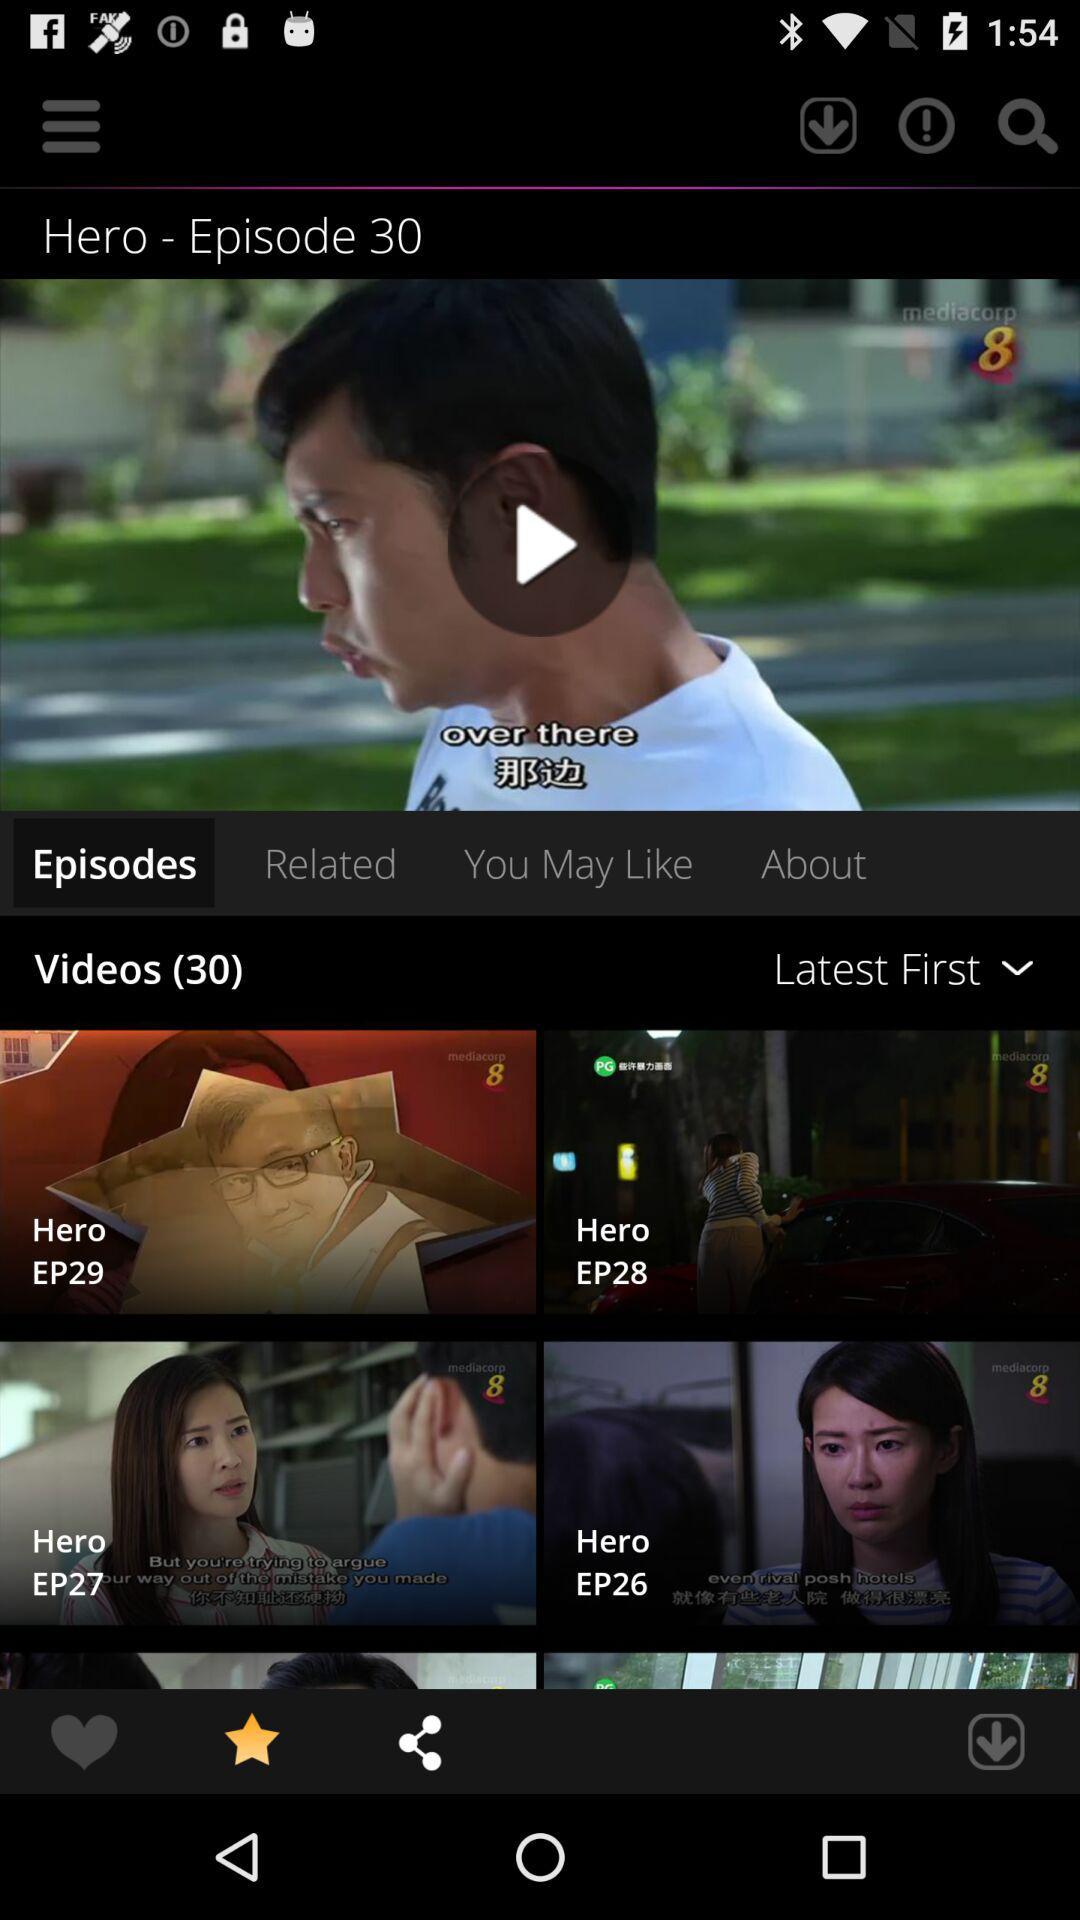 The image size is (1080, 1920). I want to click on icon below related, so click(738, 968).